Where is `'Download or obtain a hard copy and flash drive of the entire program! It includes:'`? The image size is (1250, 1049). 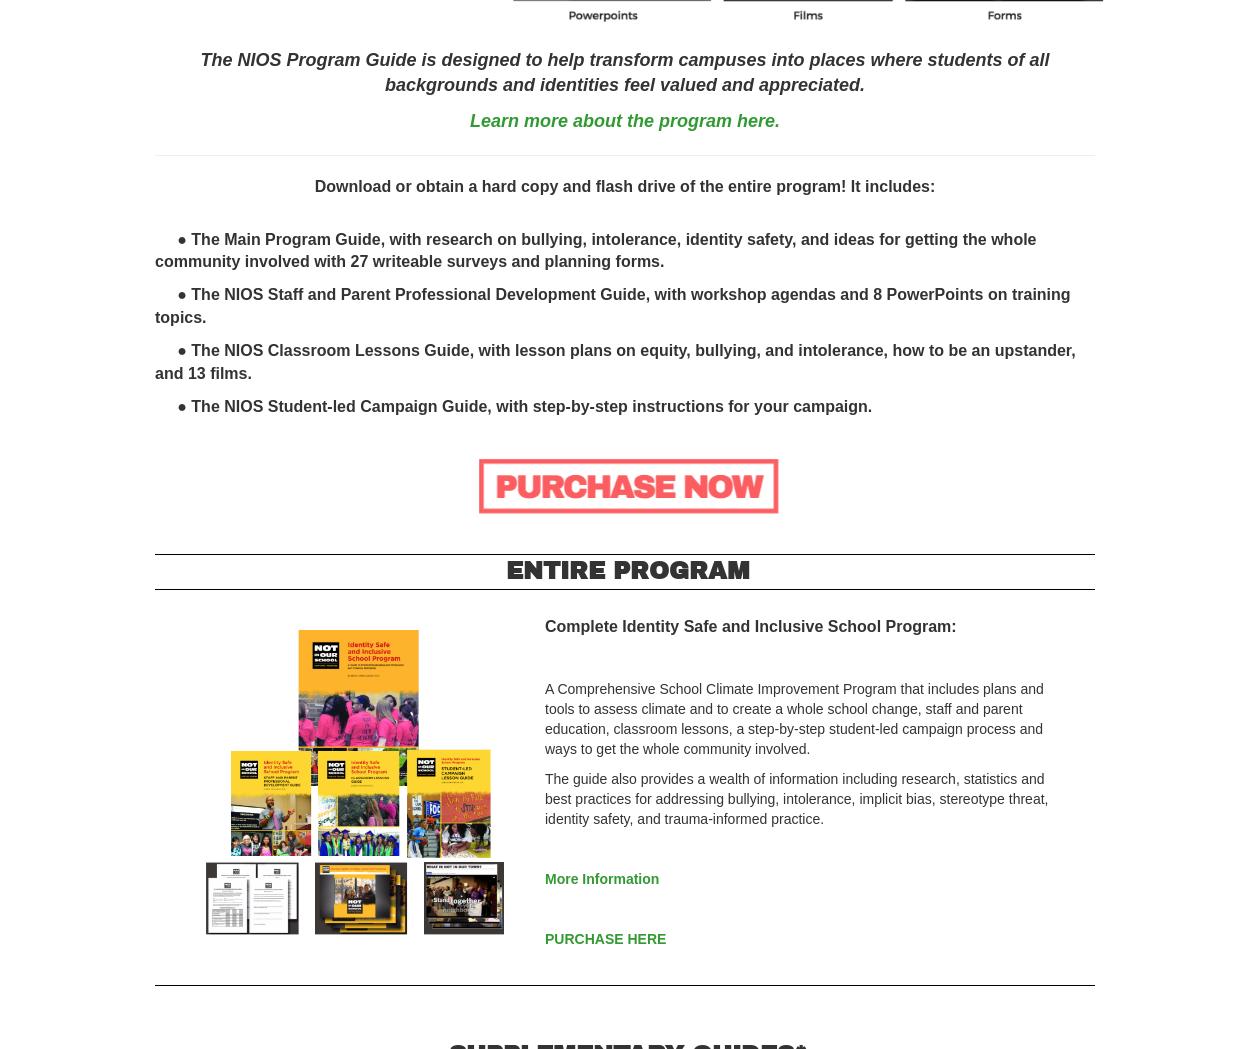 'Download or obtain a hard copy and flash drive of the entire program! It includes:' is located at coordinates (623, 184).